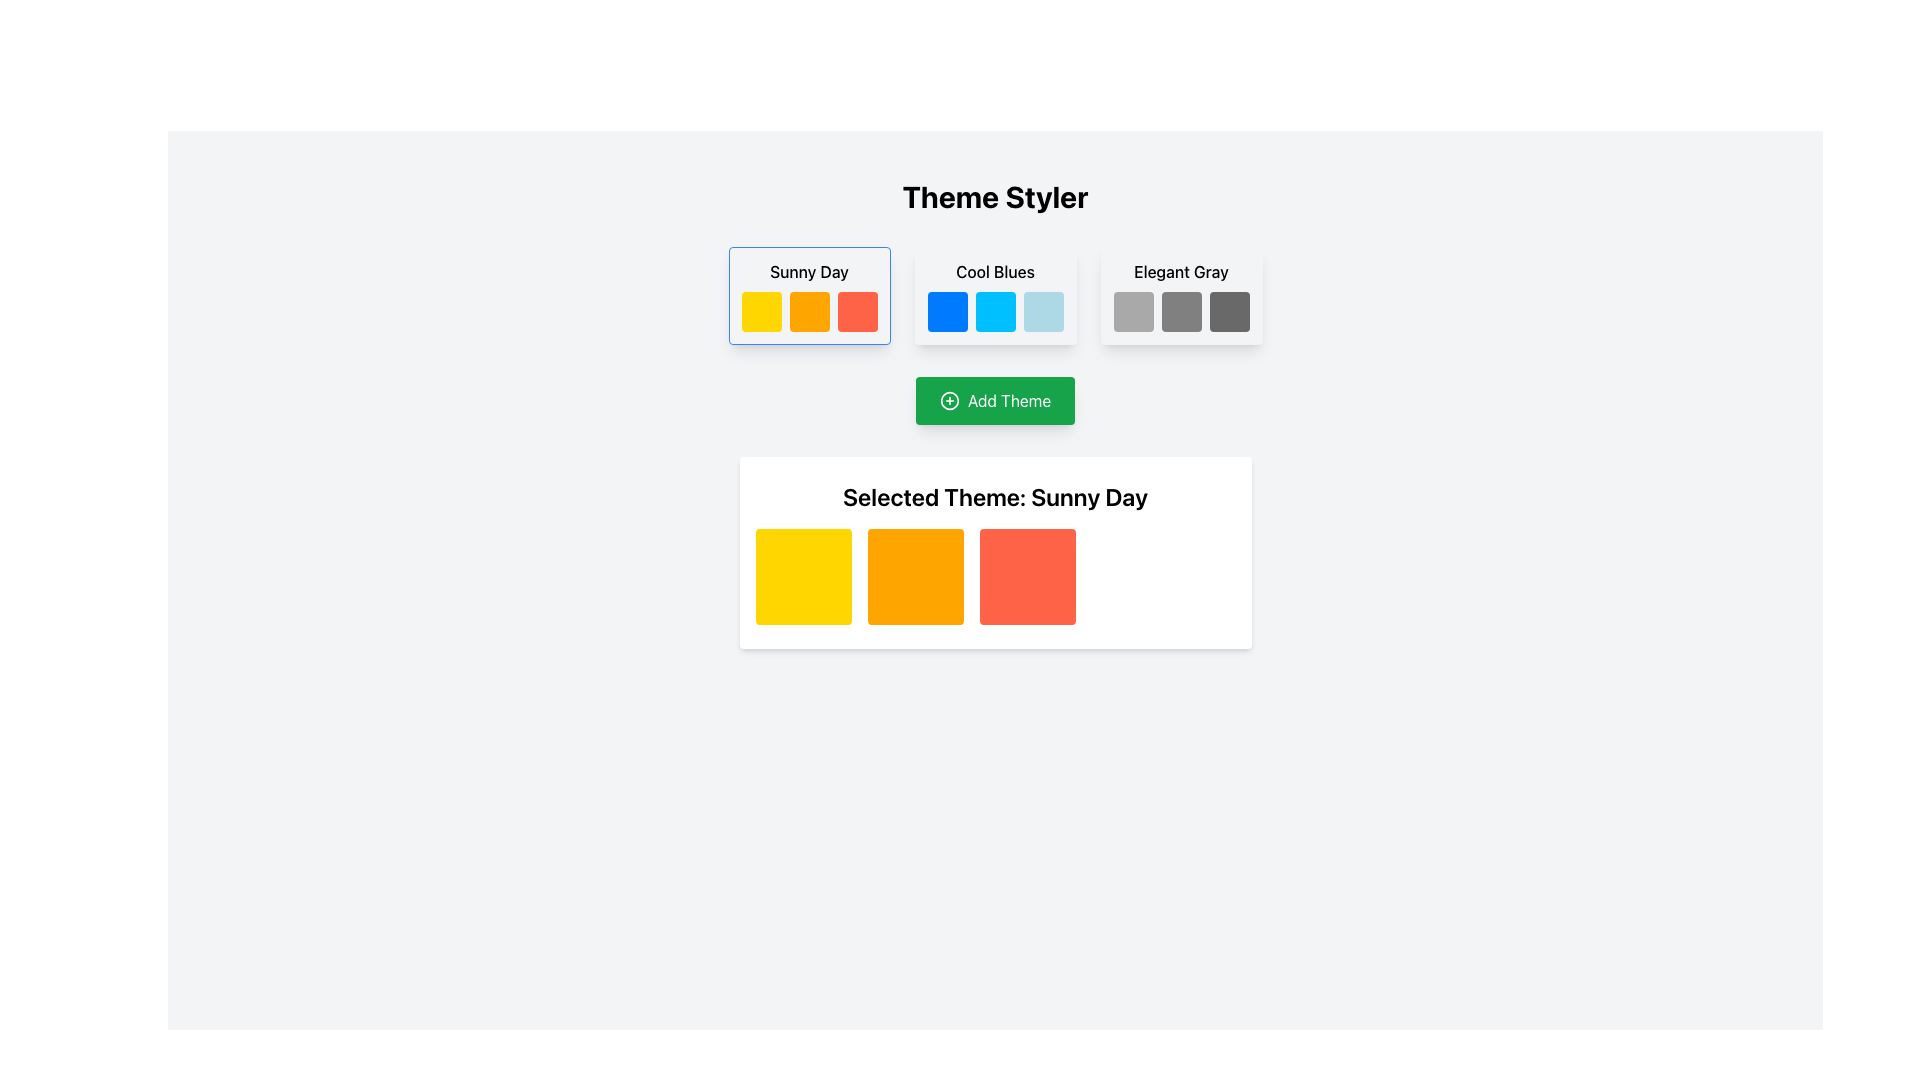 Image resolution: width=1920 pixels, height=1080 pixels. I want to click on the square element with an orange background located below the 'Selected Theme: Sunny Day' heading, positioned between the yellow and red squares, so click(914, 577).